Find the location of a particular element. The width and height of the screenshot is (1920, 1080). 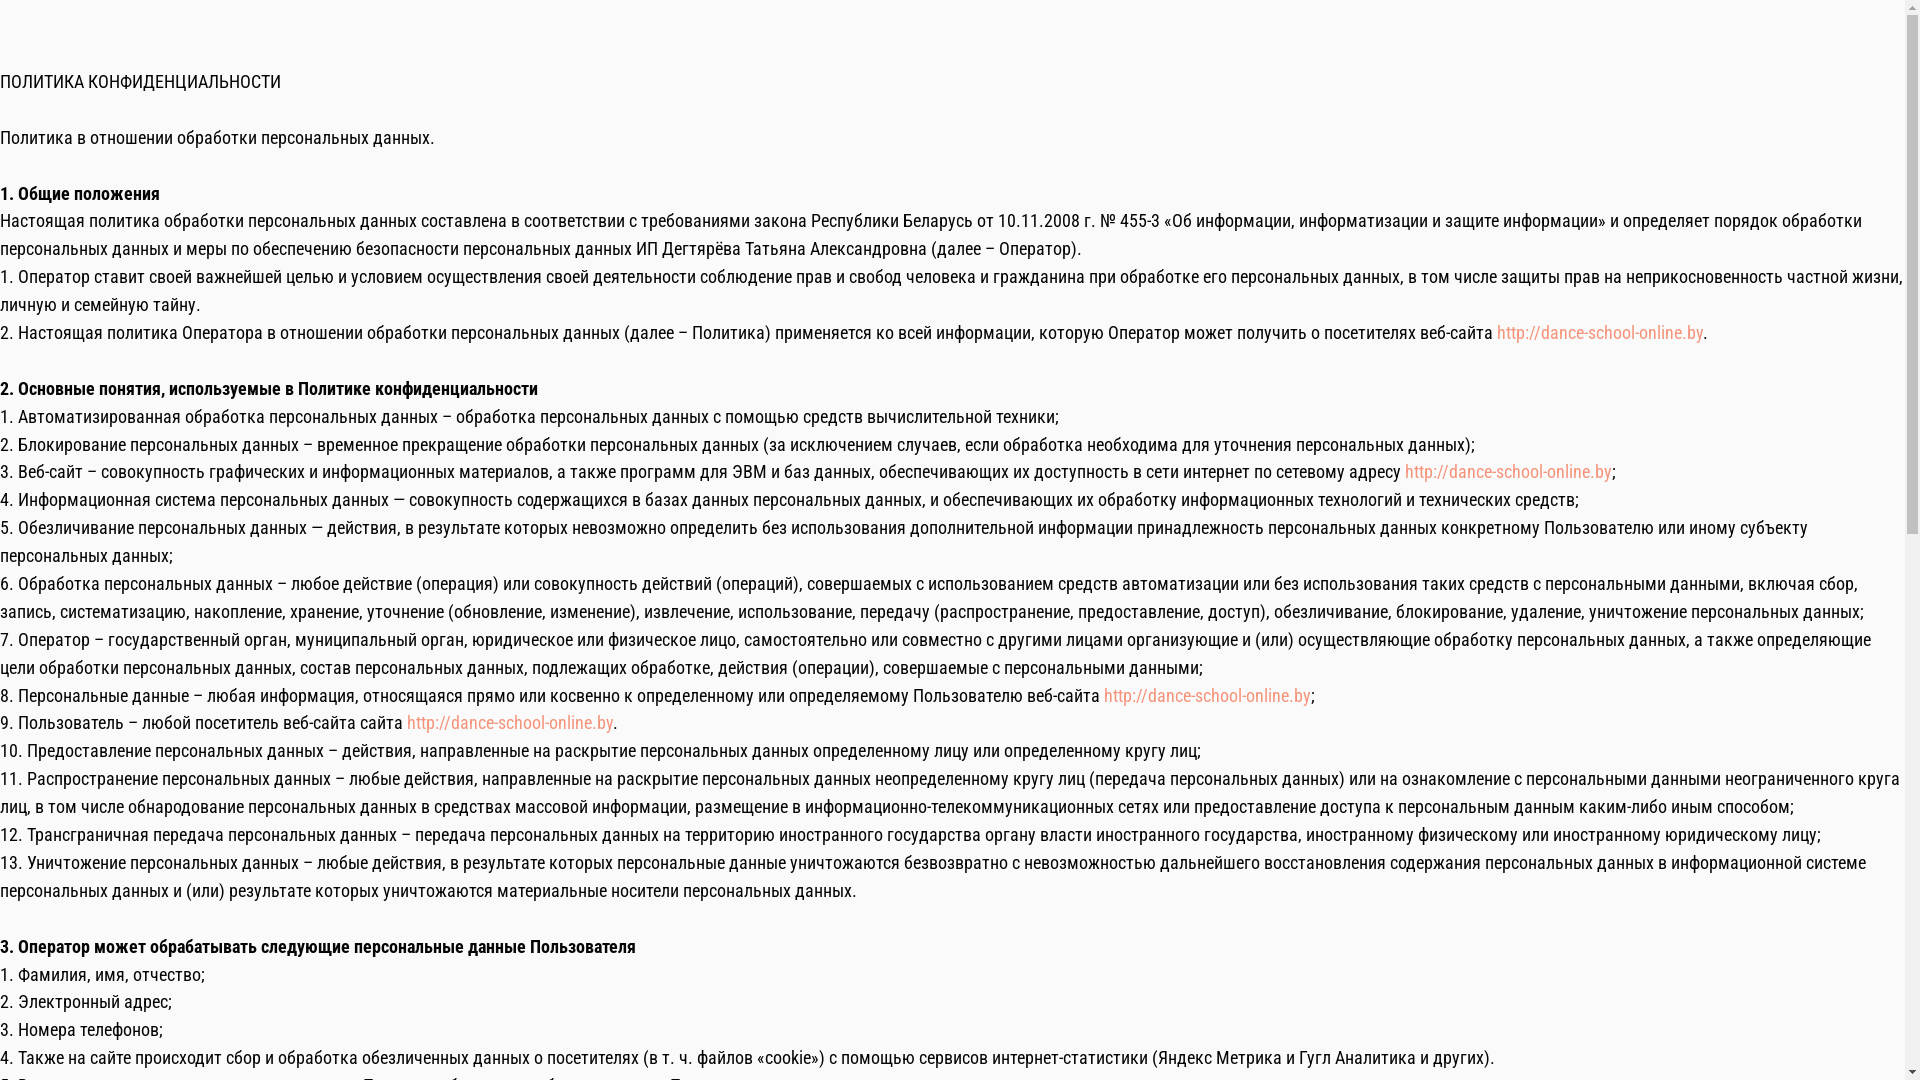

'http://dance-school-online.by' is located at coordinates (1497, 331).